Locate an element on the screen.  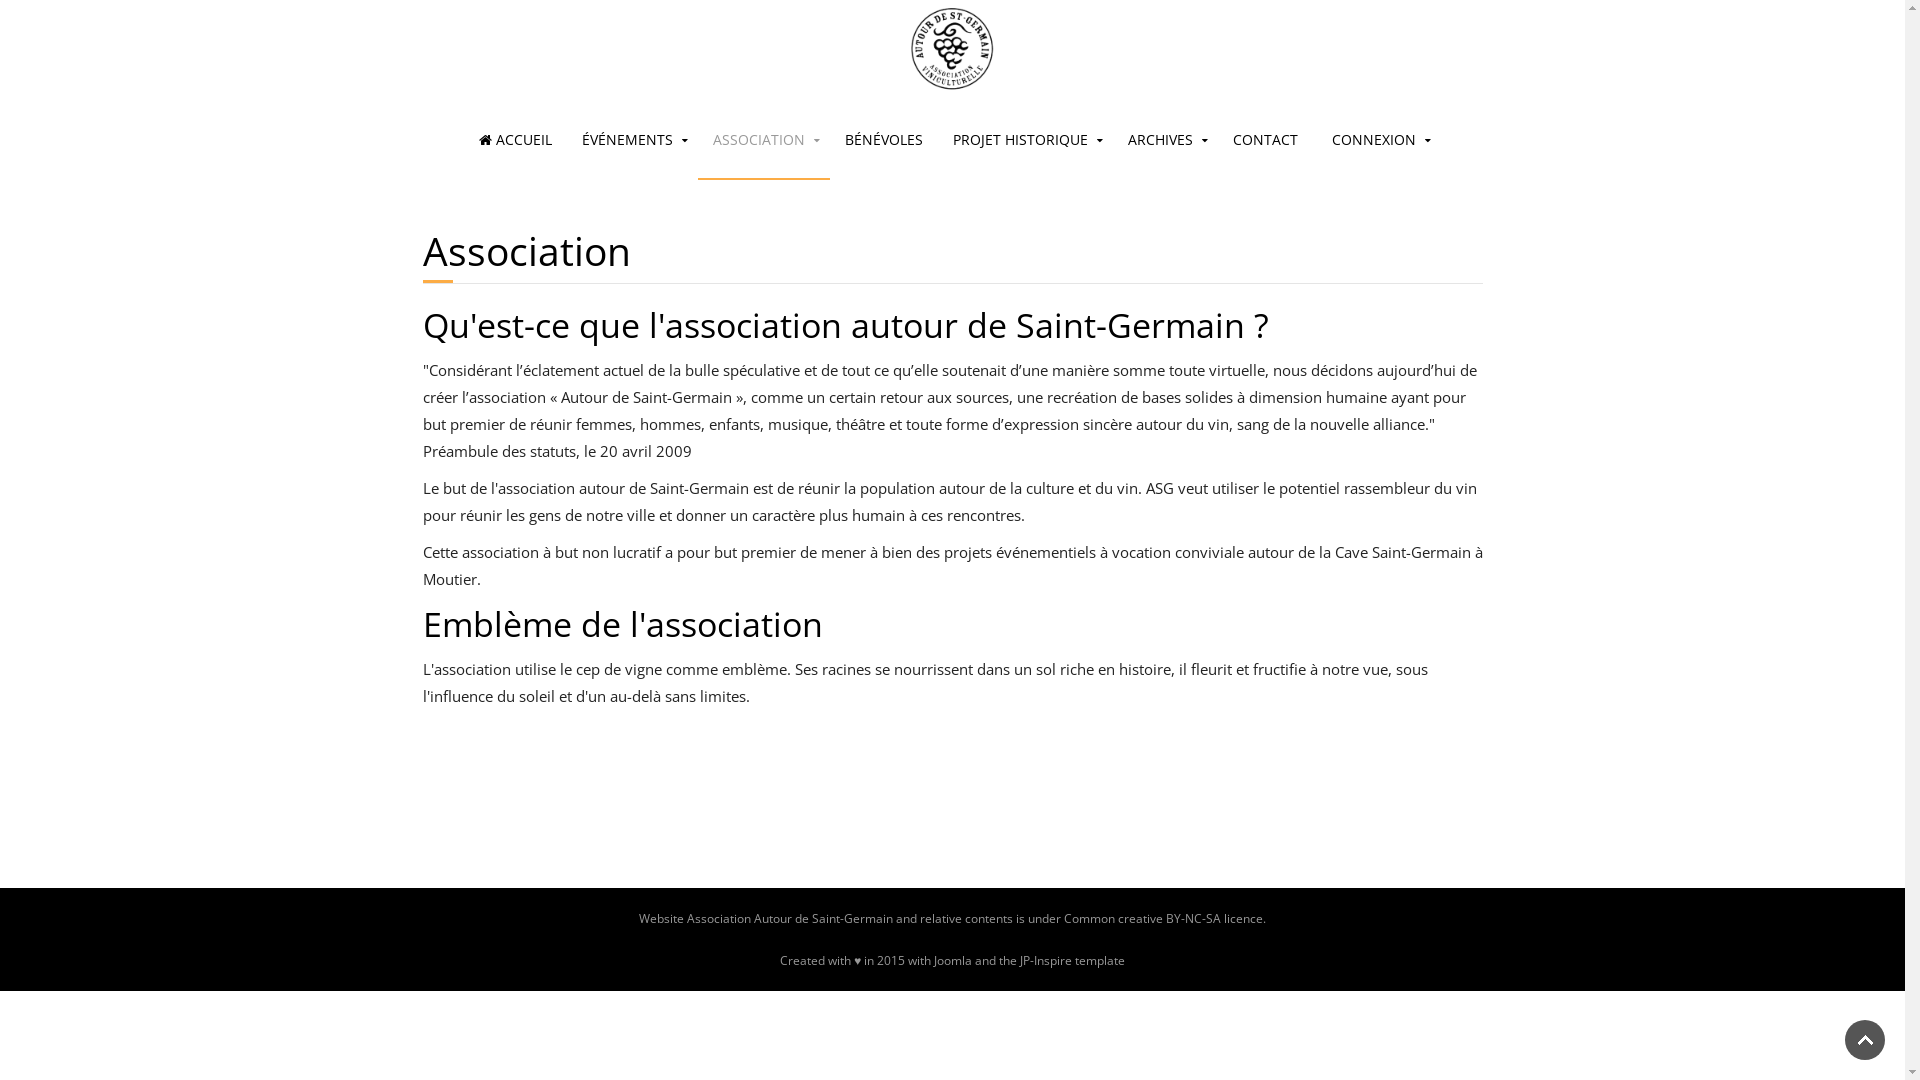
'CONNEXION' is located at coordinates (1316, 138).